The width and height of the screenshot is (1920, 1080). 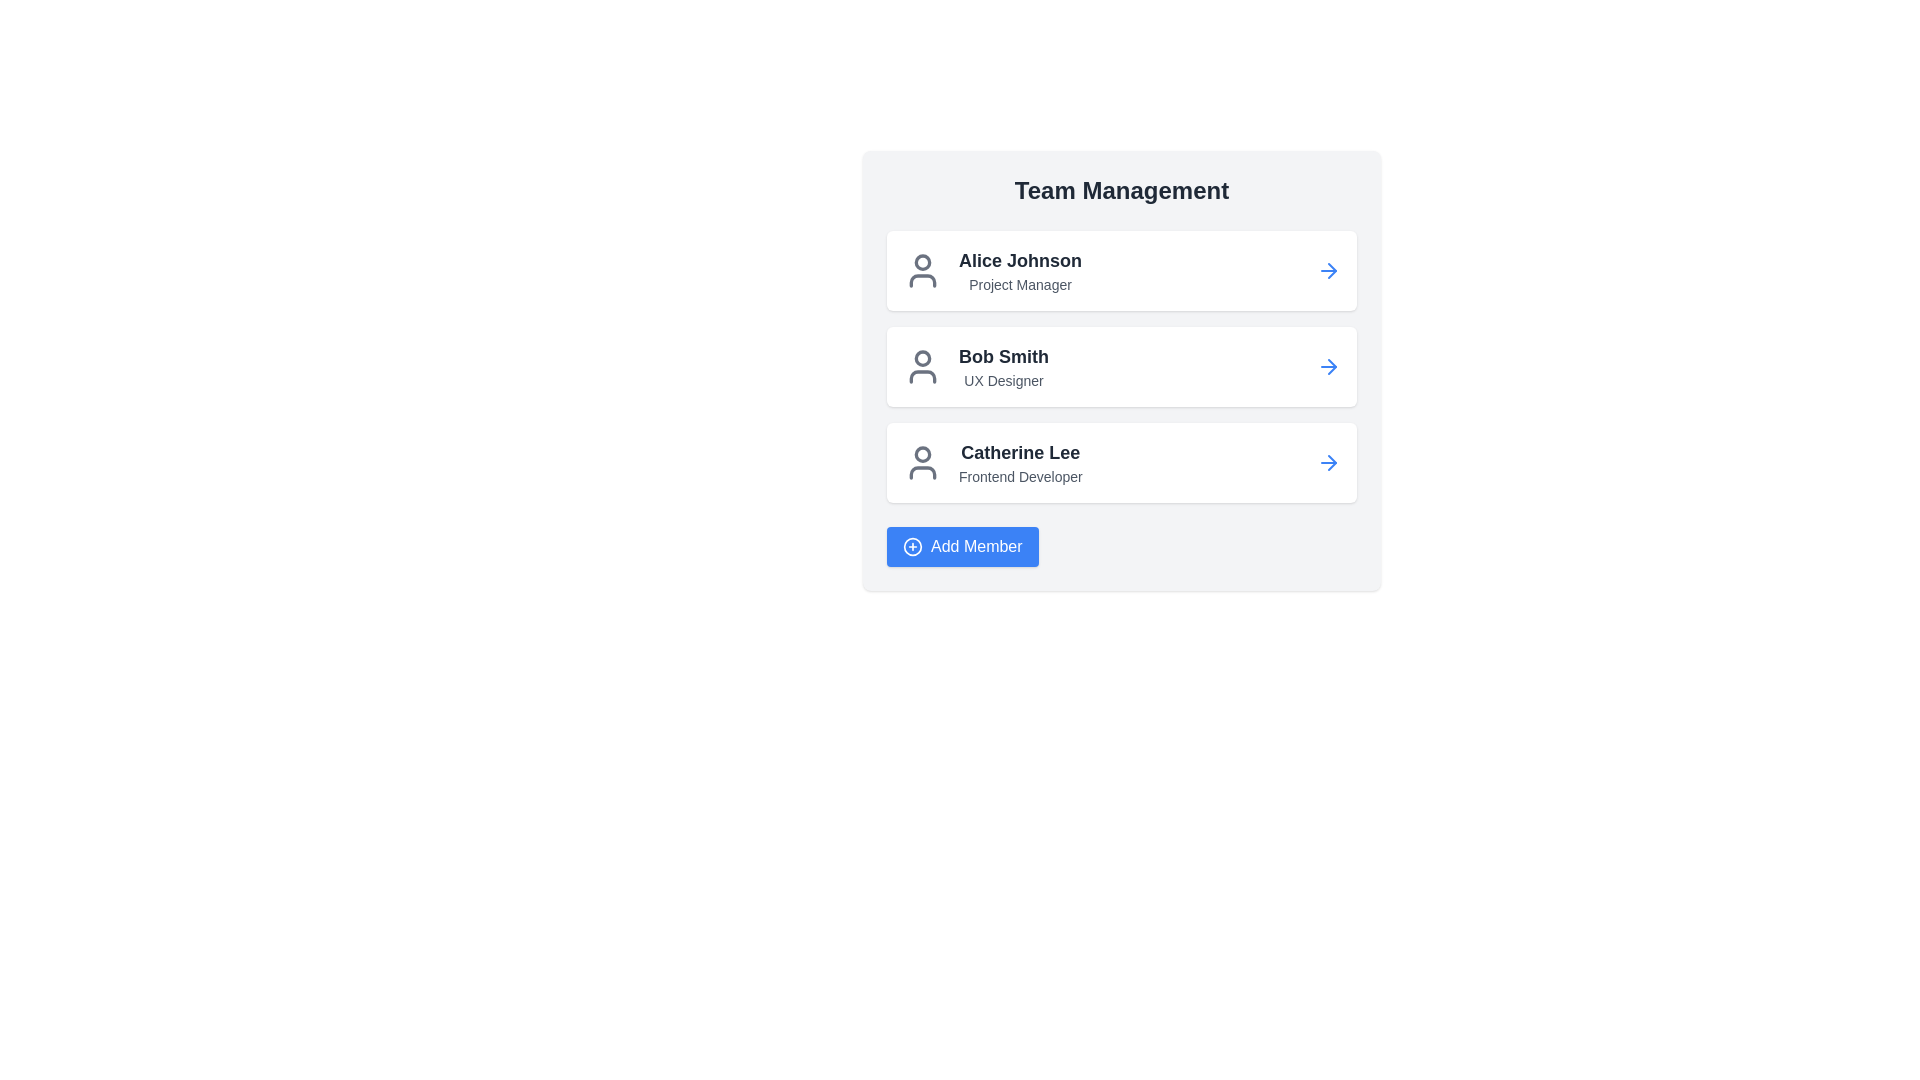 I want to click on the 'Add Member' button, which is a blue rectangular button with white text and a circular icon with a plus sign, so click(x=962, y=547).